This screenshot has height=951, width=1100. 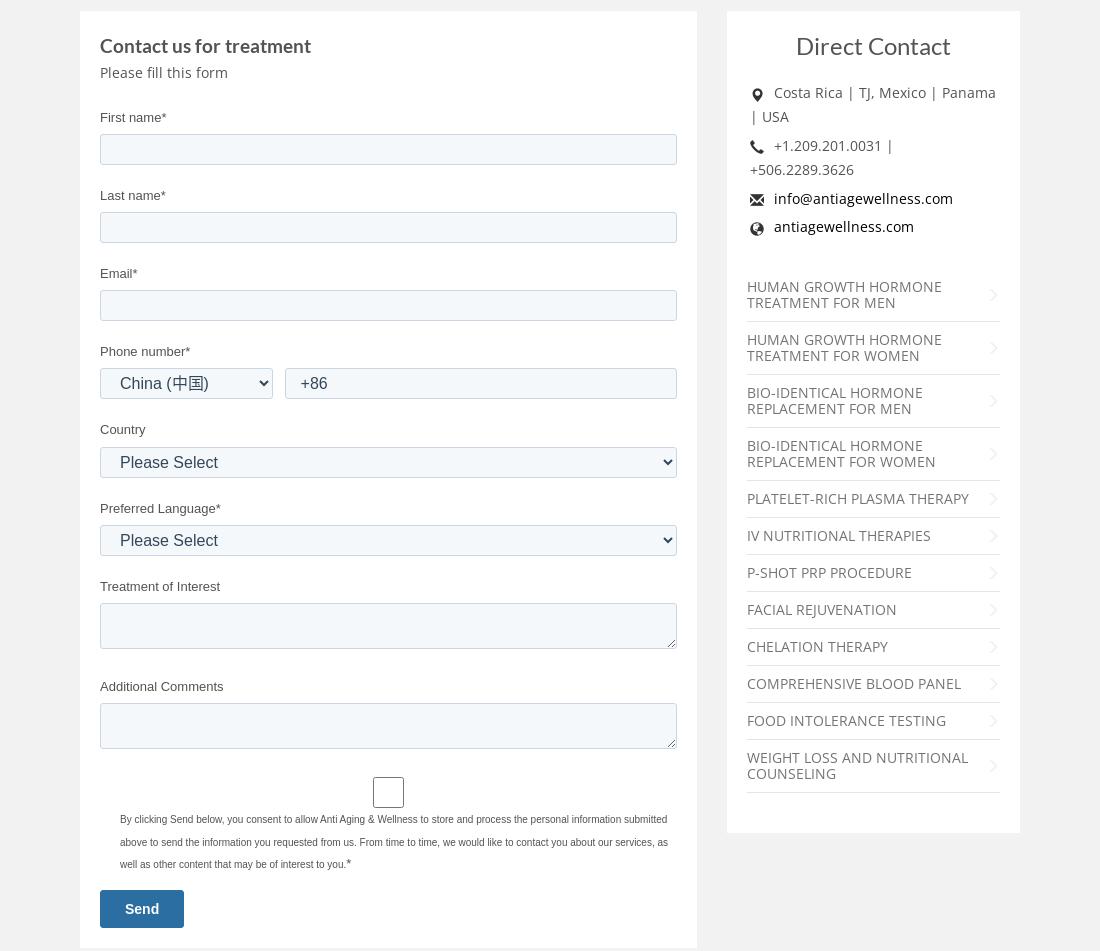 I want to click on 'Weight Loss and Nutritional Counseling', so click(x=855, y=764).